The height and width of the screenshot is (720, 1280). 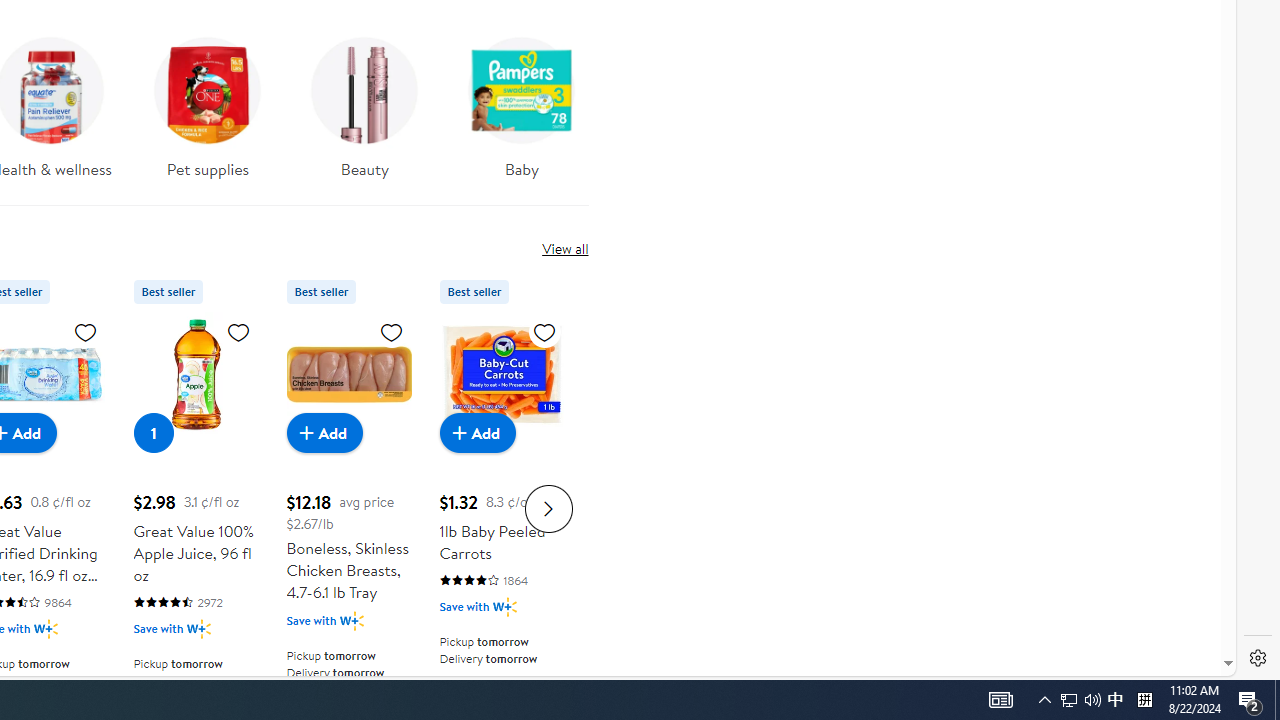 I want to click on 'Sign in to add to Favorites list, 1lb Baby Peeled Carrots', so click(x=544, y=330).